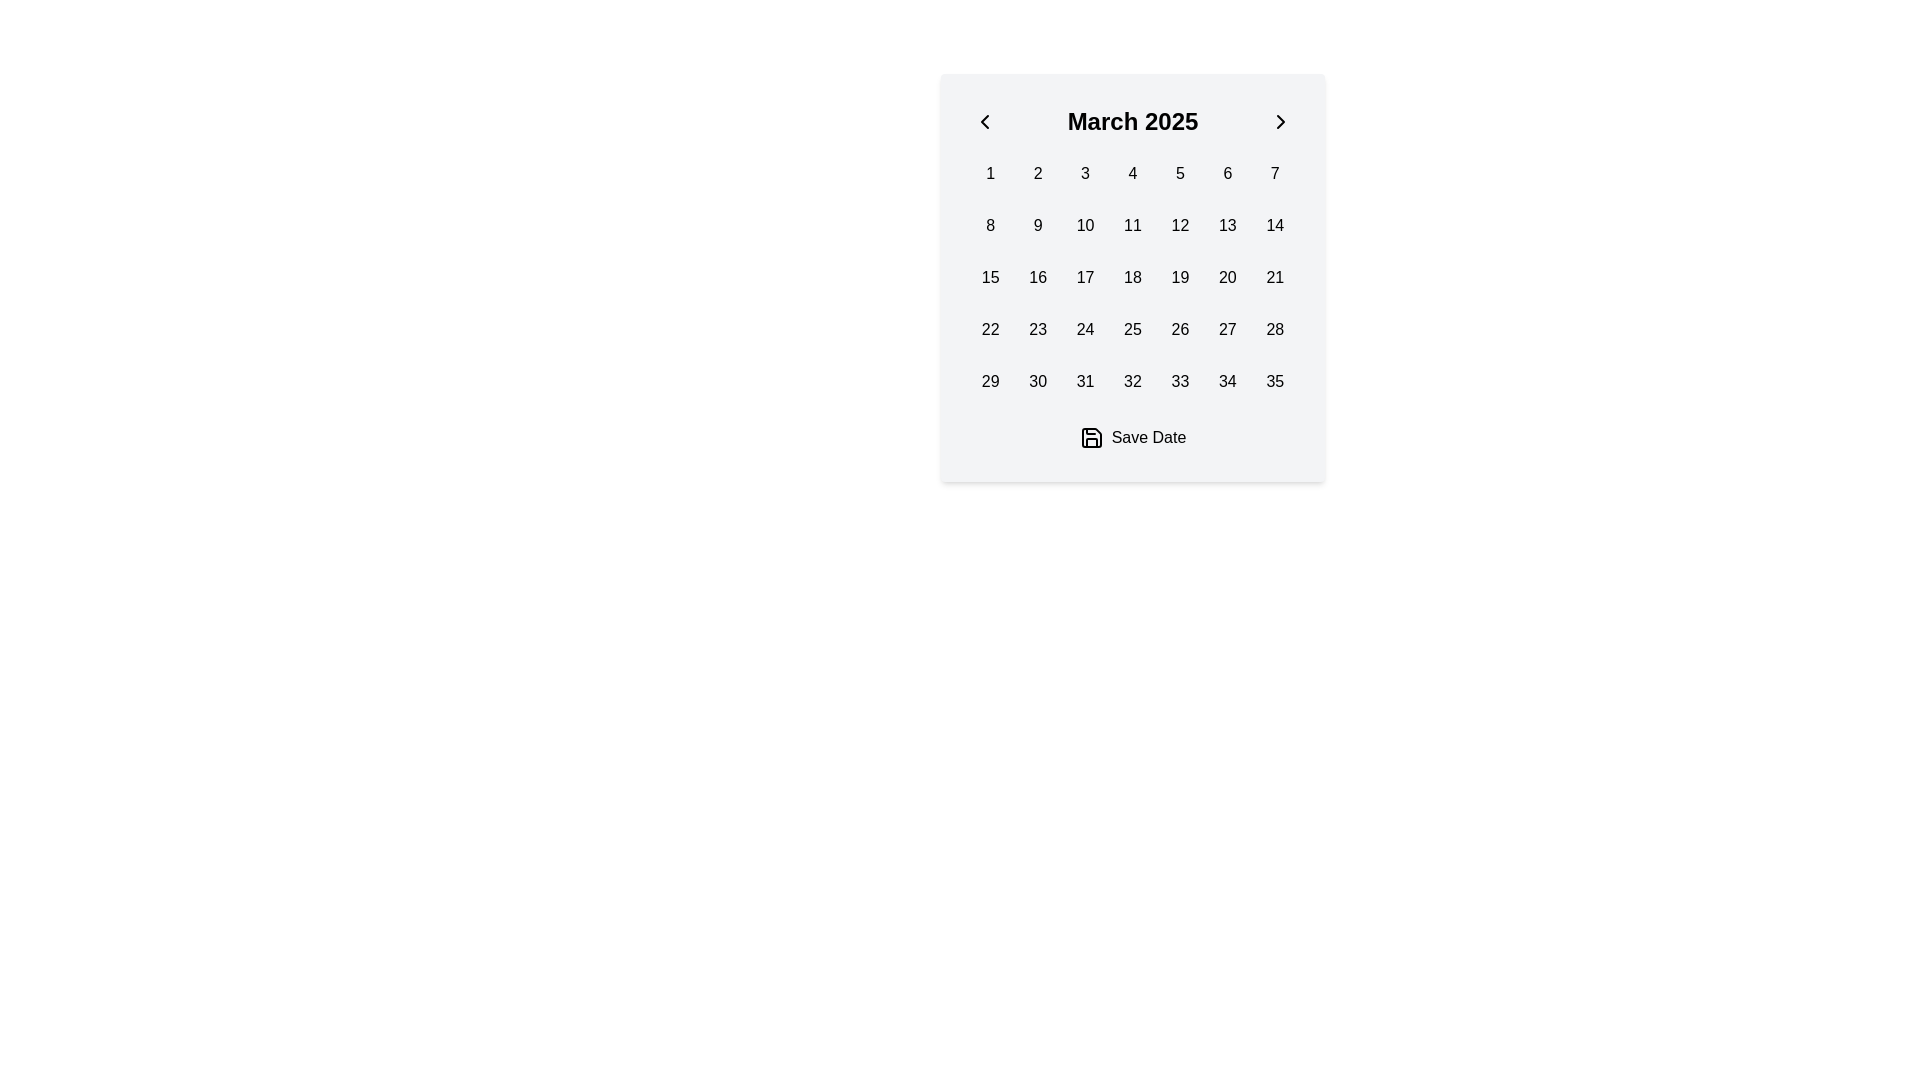 The image size is (1920, 1080). I want to click on the small square button displaying the number '4' in bold black text, so click(1132, 172).